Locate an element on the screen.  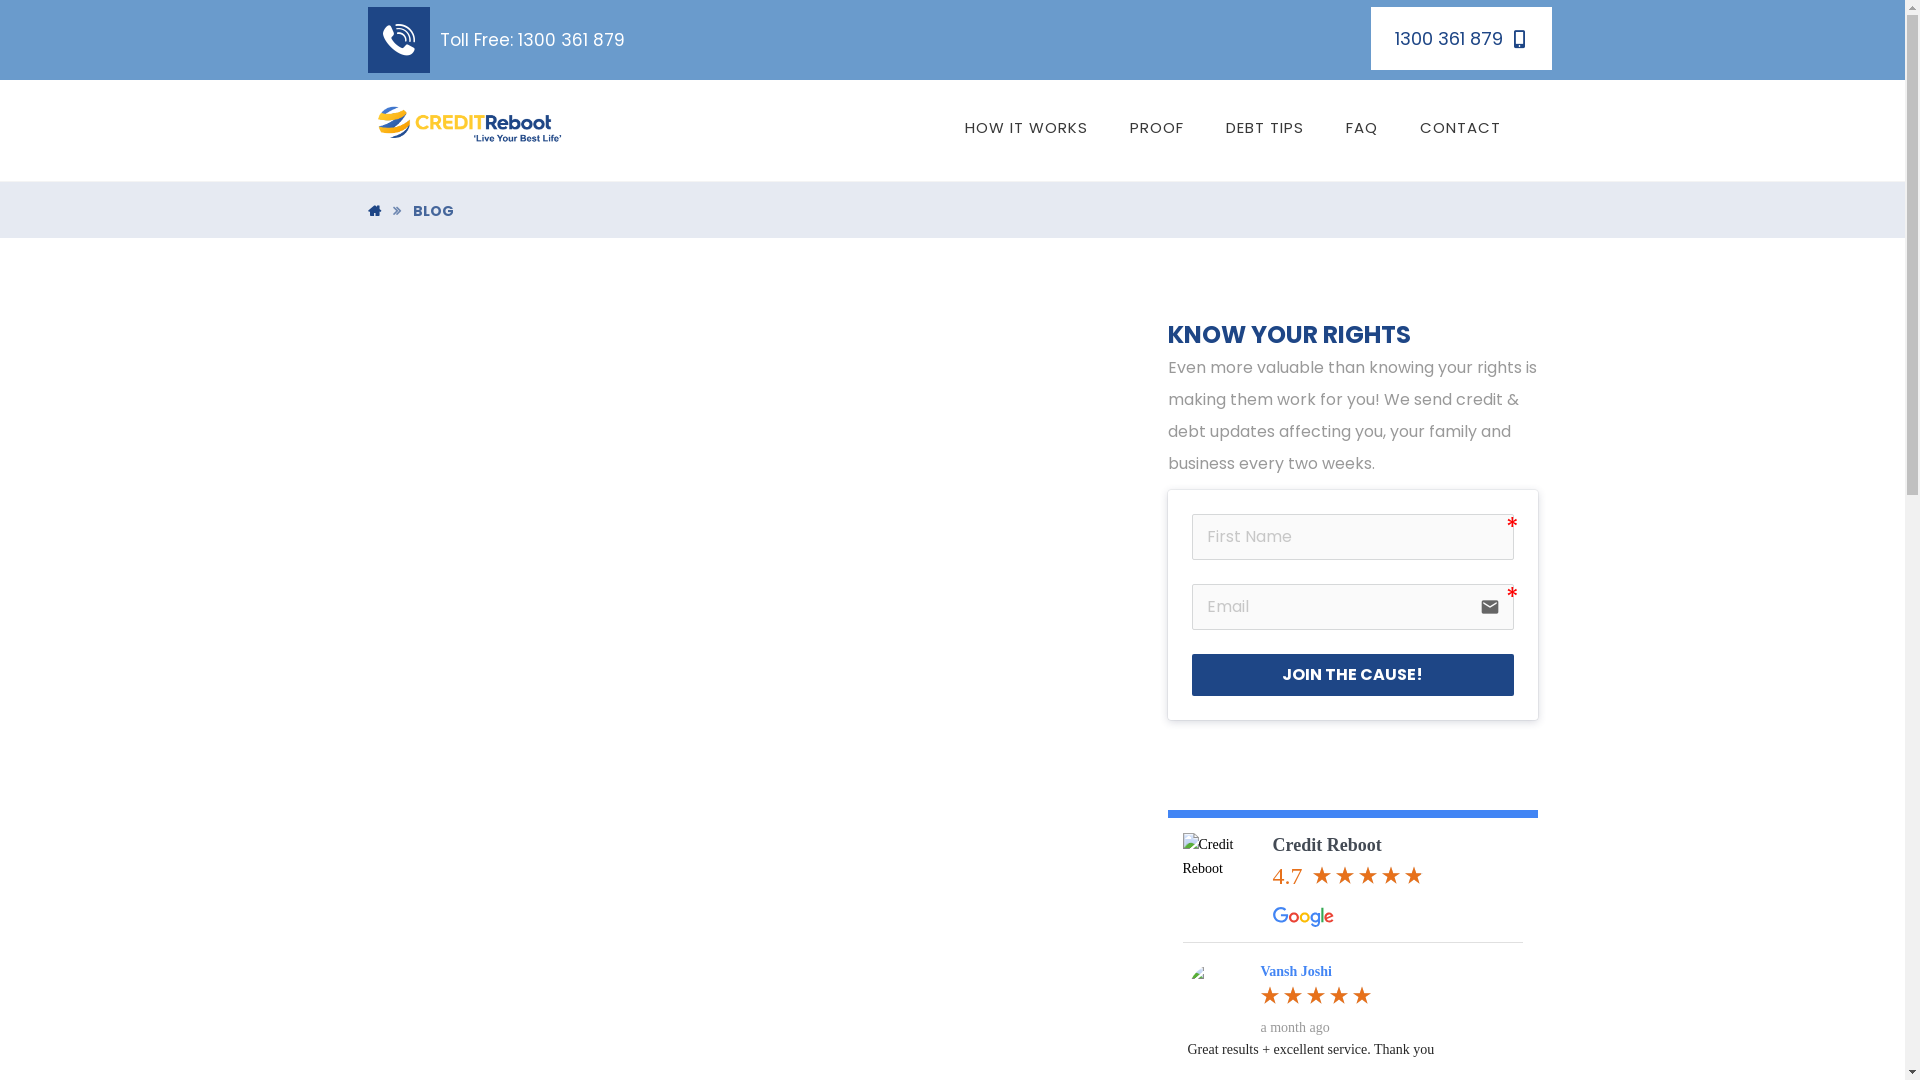
'Toll Free: 1300 361 879' is located at coordinates (496, 38).